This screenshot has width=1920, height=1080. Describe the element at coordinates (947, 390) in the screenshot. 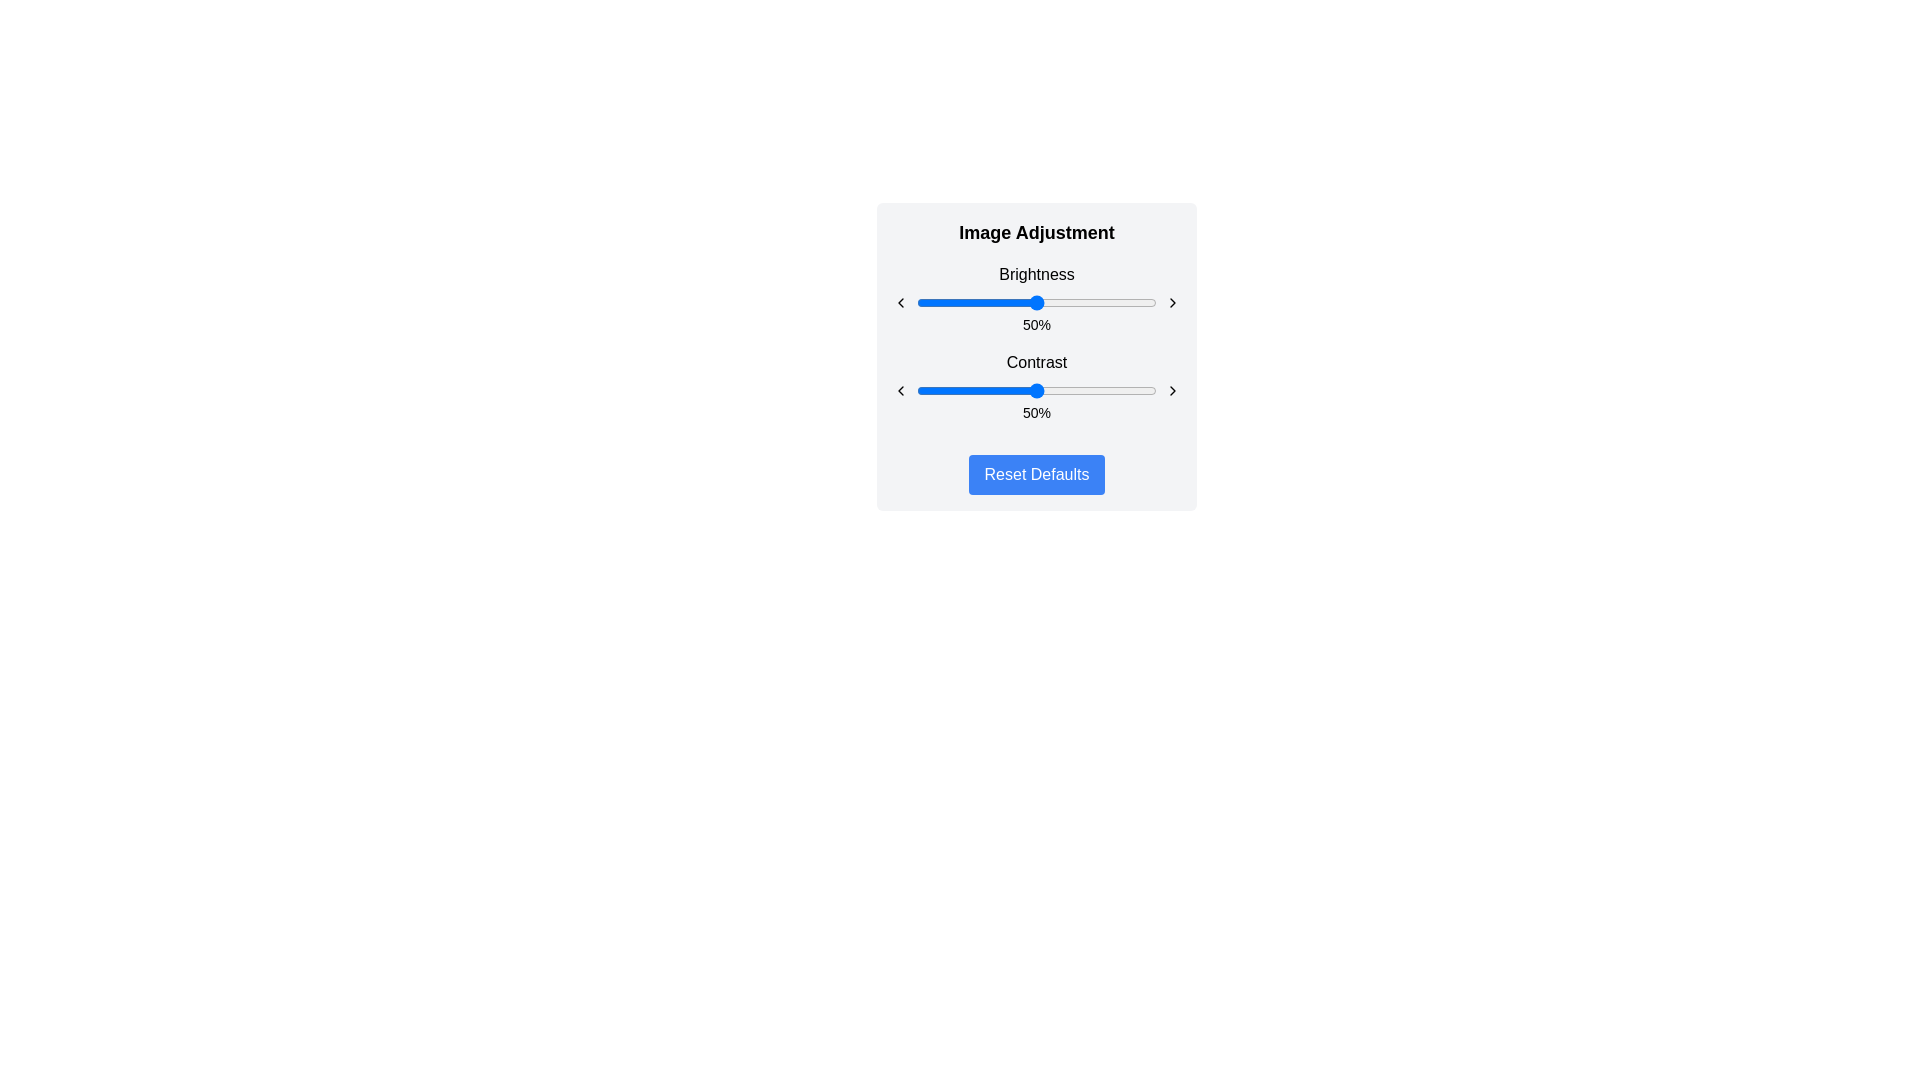

I see `contrast` at that location.